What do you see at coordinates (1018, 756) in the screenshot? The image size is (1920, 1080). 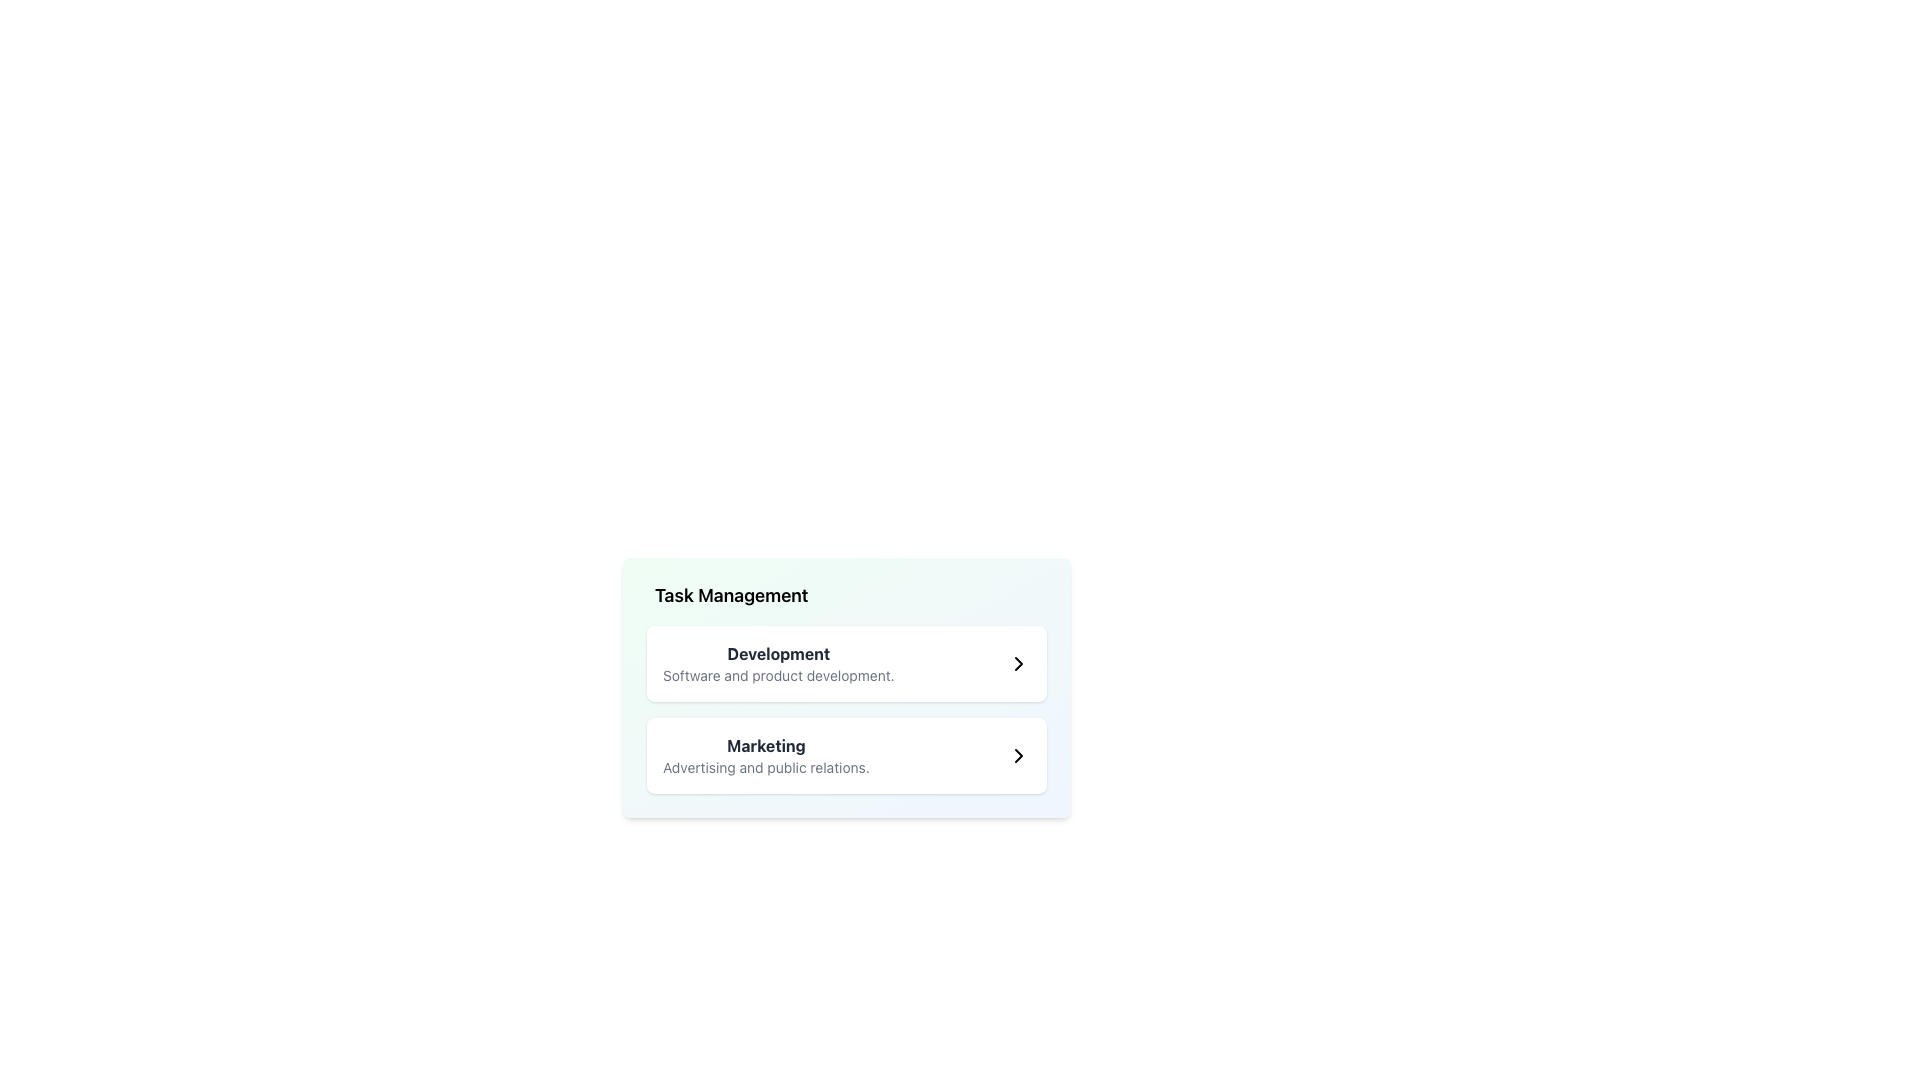 I see `the chevron arrow icon pointing to the right, located at the far right of the 'Marketing' section in the 'Task Management' card layout` at bounding box center [1018, 756].